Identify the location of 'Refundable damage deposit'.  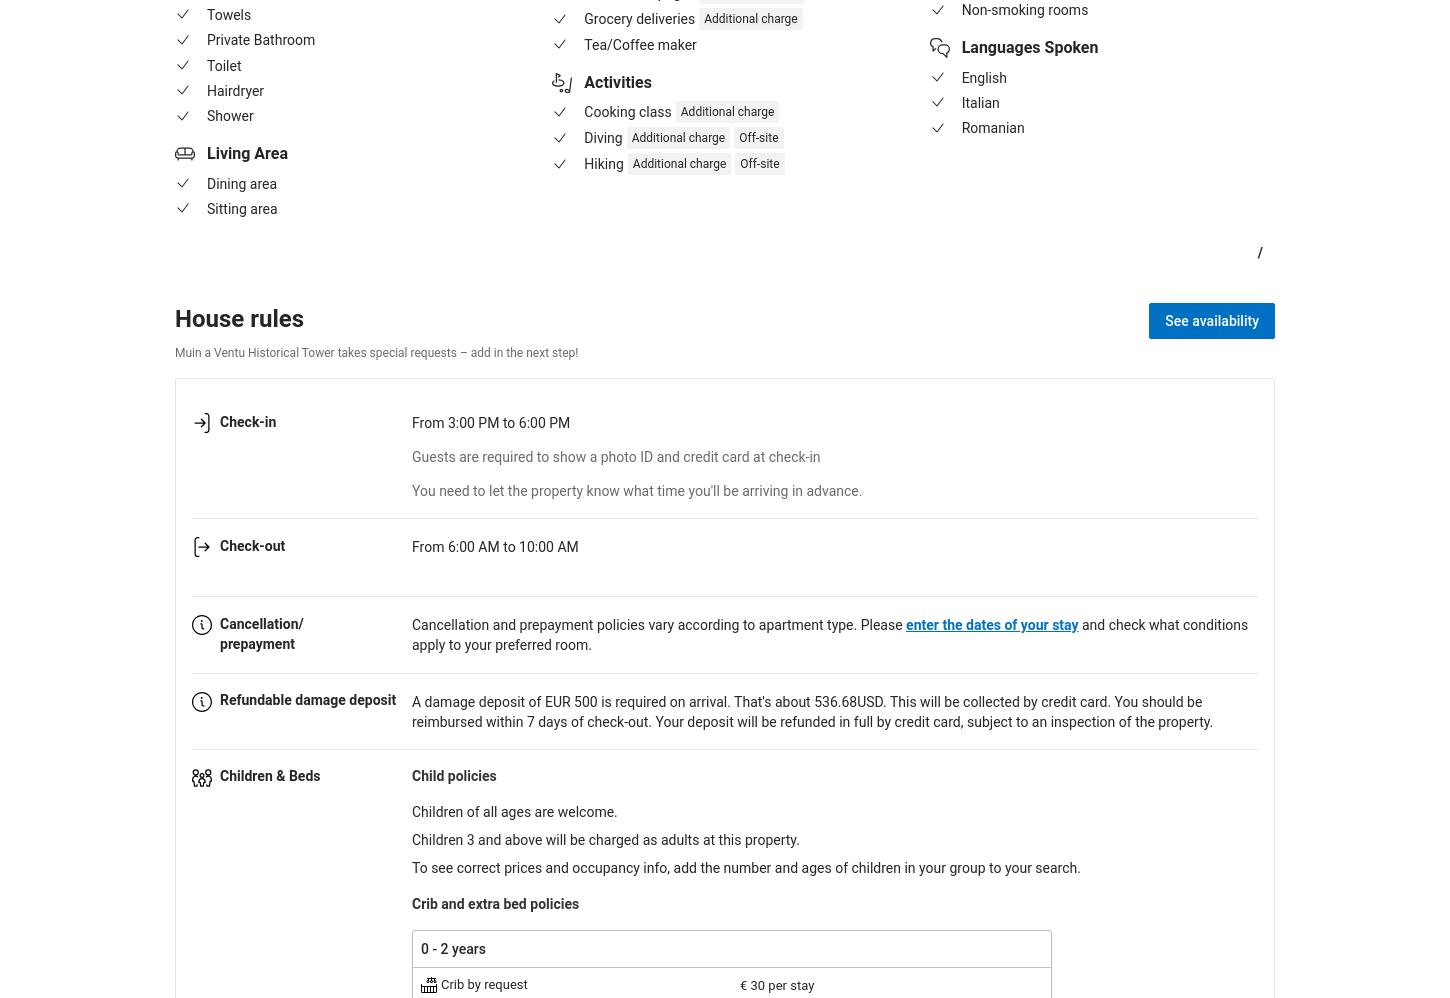
(307, 699).